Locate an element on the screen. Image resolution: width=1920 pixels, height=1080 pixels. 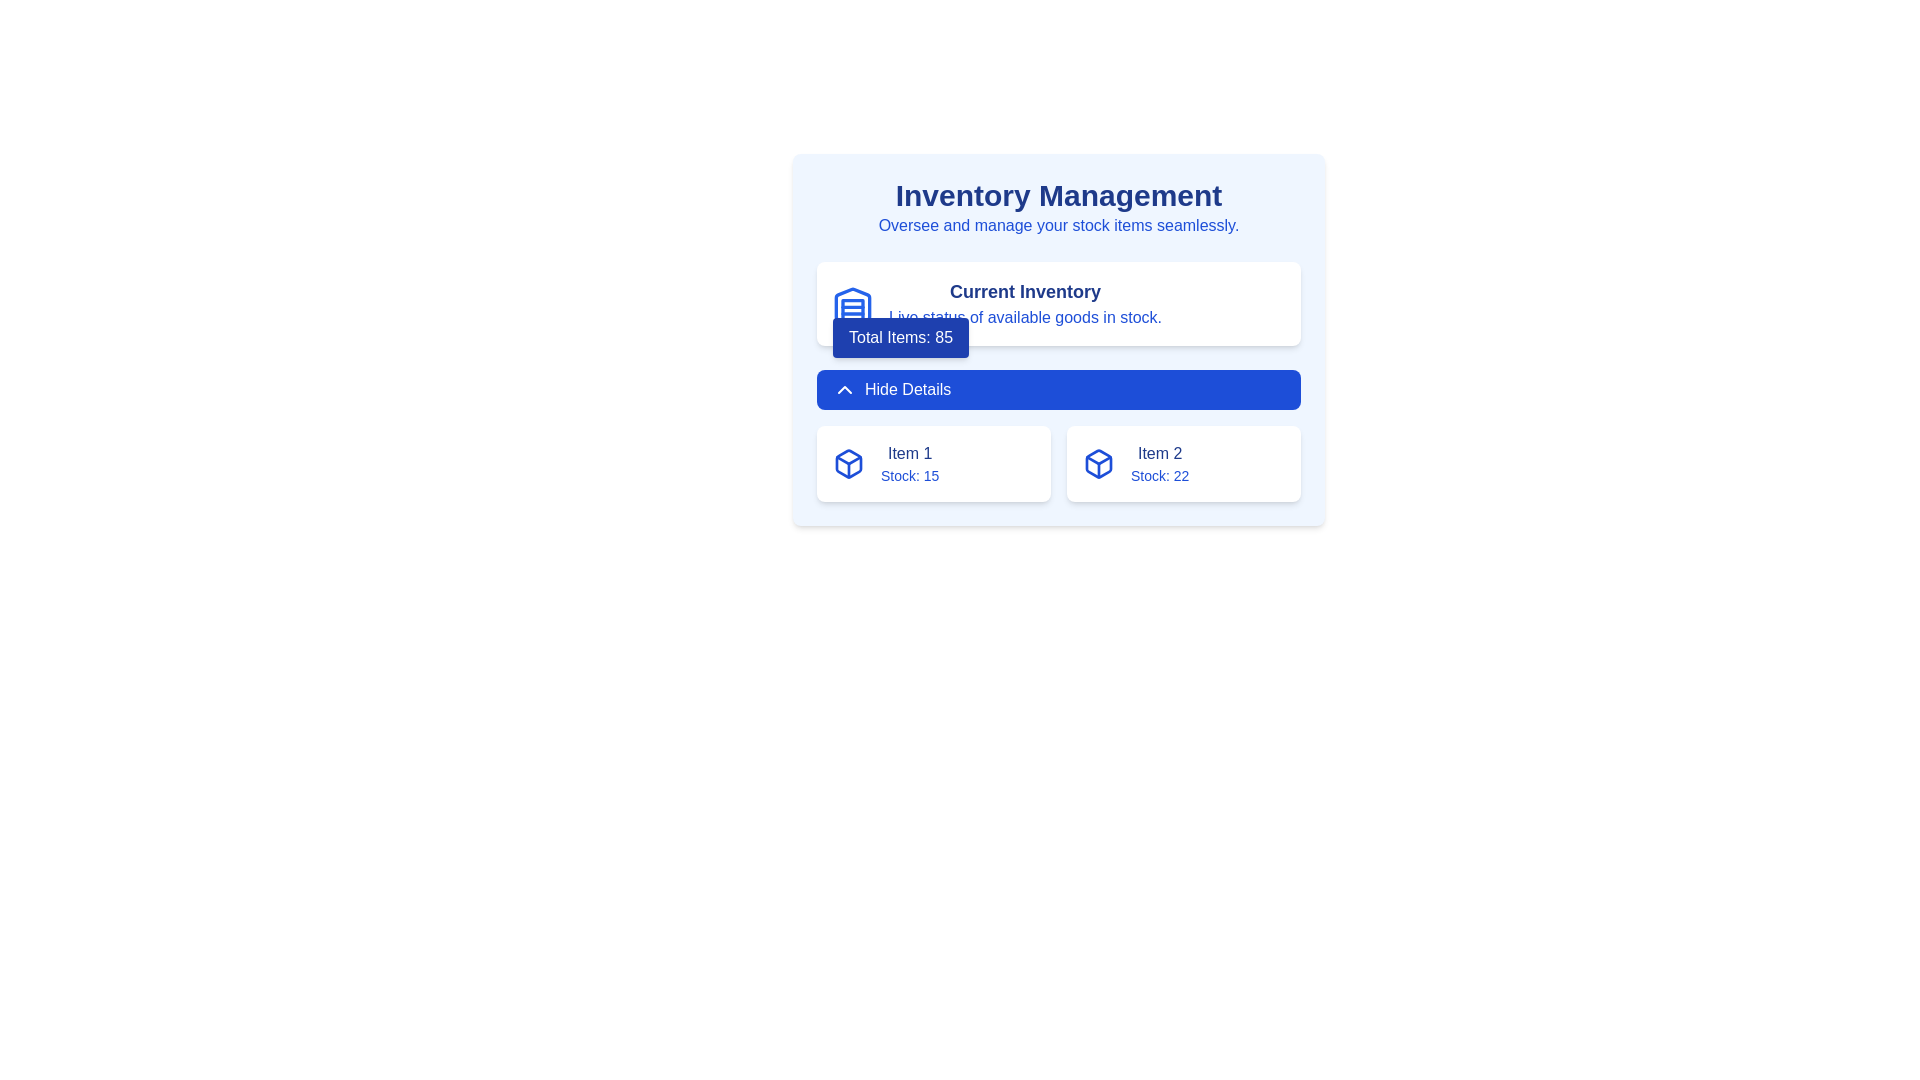
the text element displaying 'Current Inventory' in a blue bold font, located at the top of the 'Inventory Management' card is located at coordinates (1025, 292).